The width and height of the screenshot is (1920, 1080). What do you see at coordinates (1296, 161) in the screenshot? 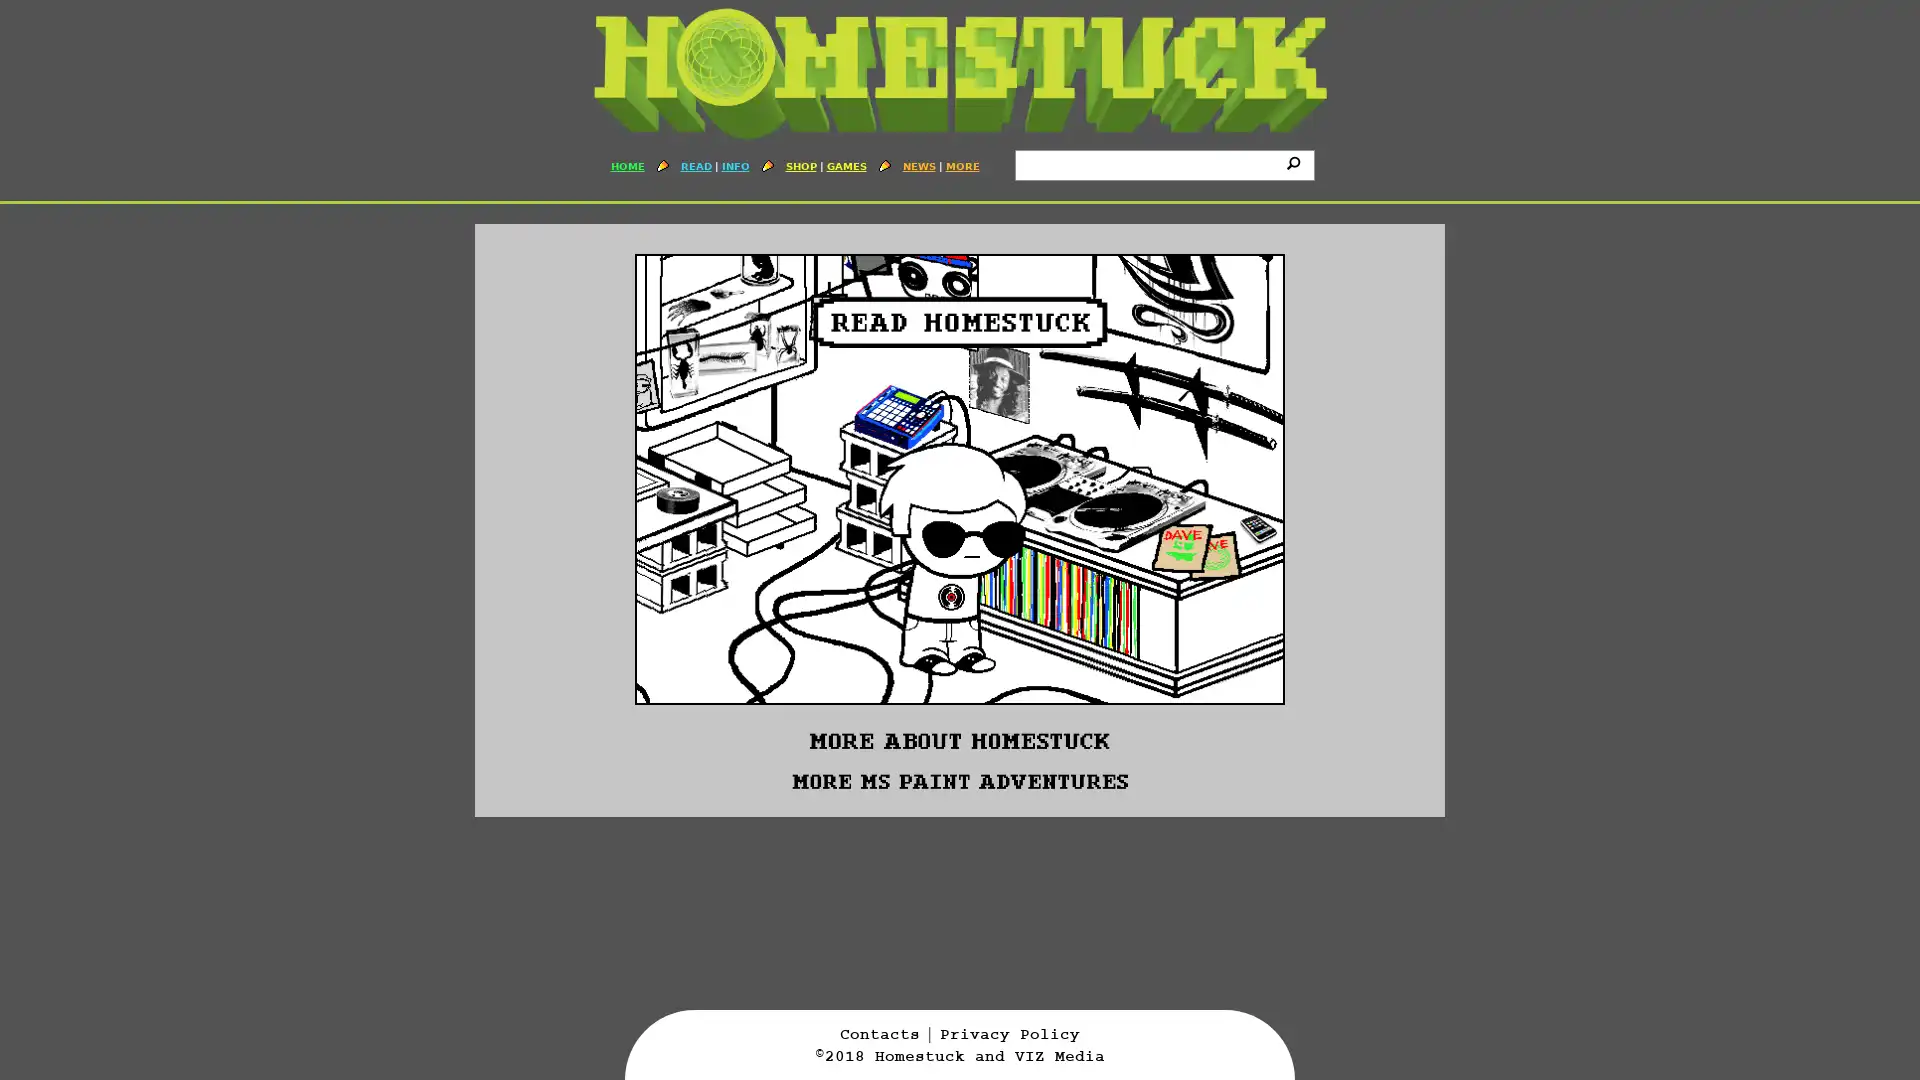
I see `i` at bounding box center [1296, 161].